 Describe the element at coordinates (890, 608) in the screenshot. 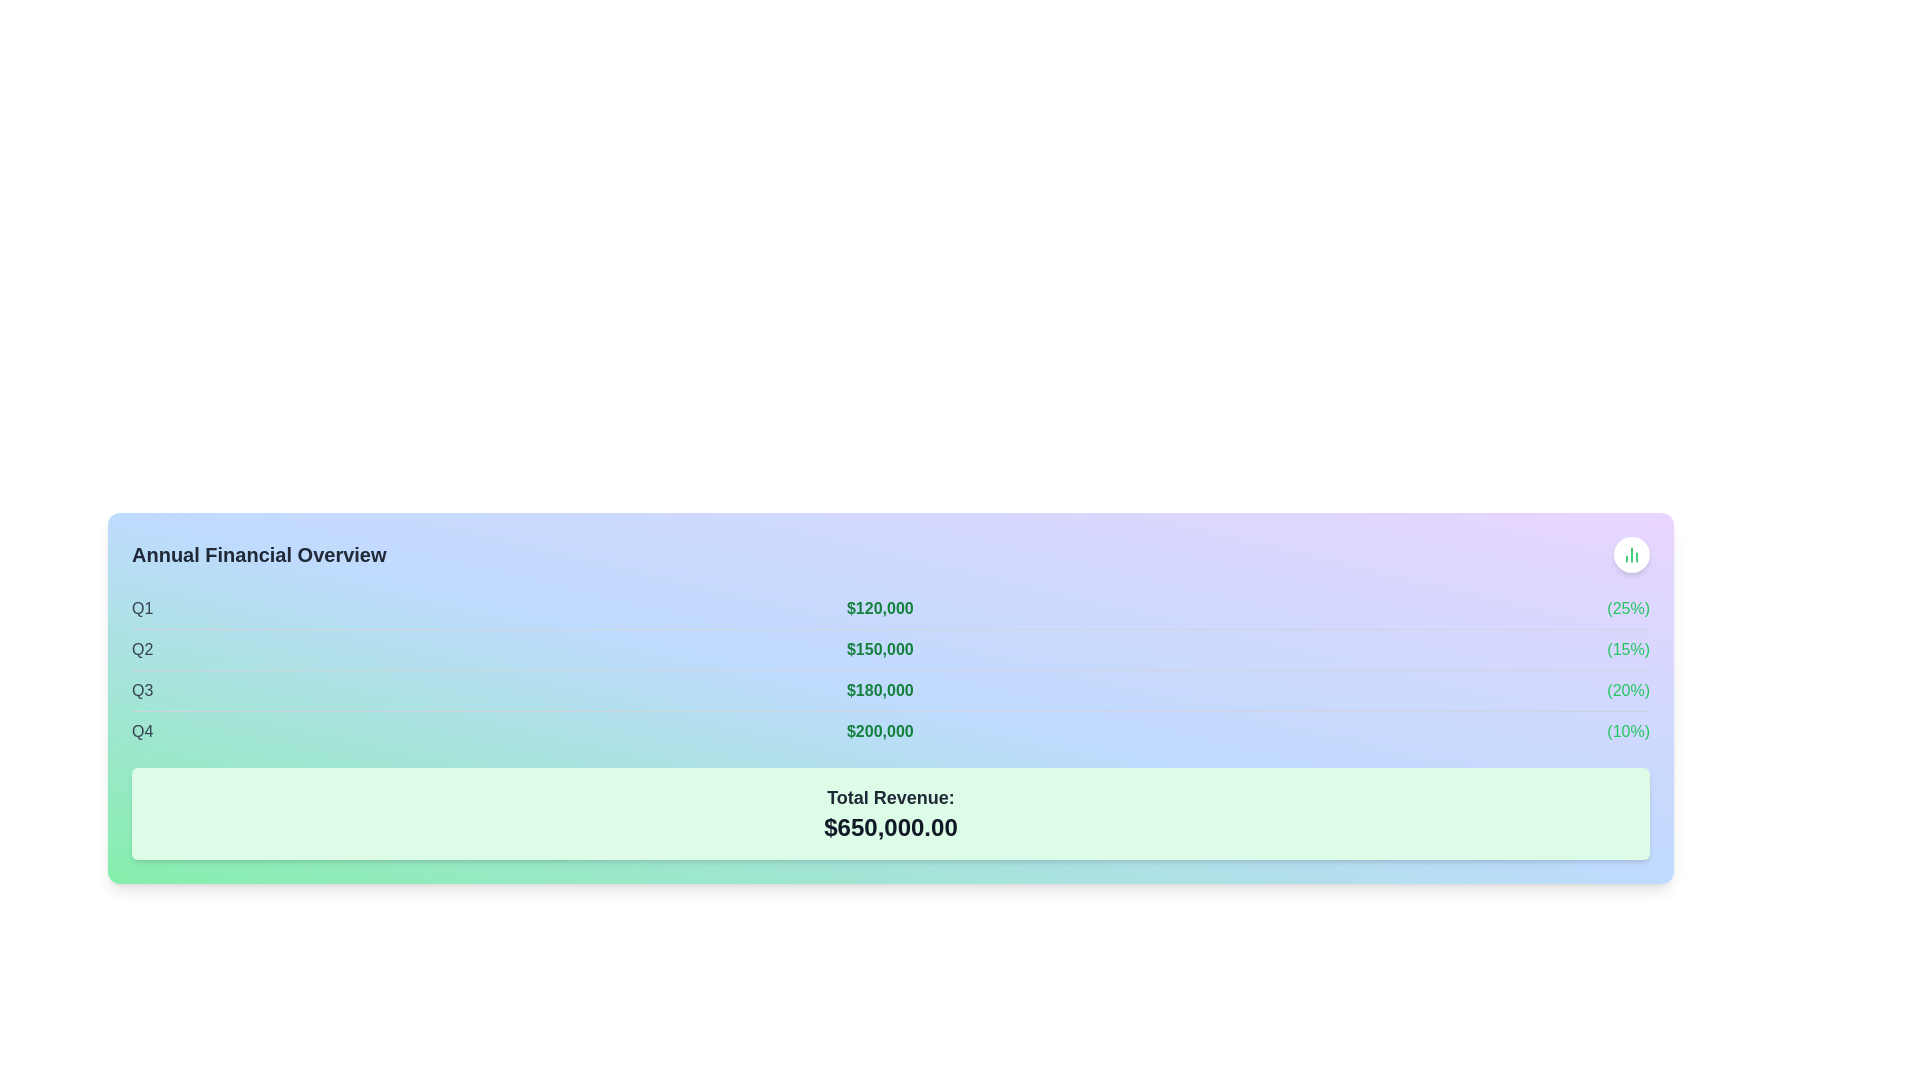

I see `the first Informative data row displaying 'Q1', '$120,000', and '(25%)' with a gradient background from purple to green` at that location.